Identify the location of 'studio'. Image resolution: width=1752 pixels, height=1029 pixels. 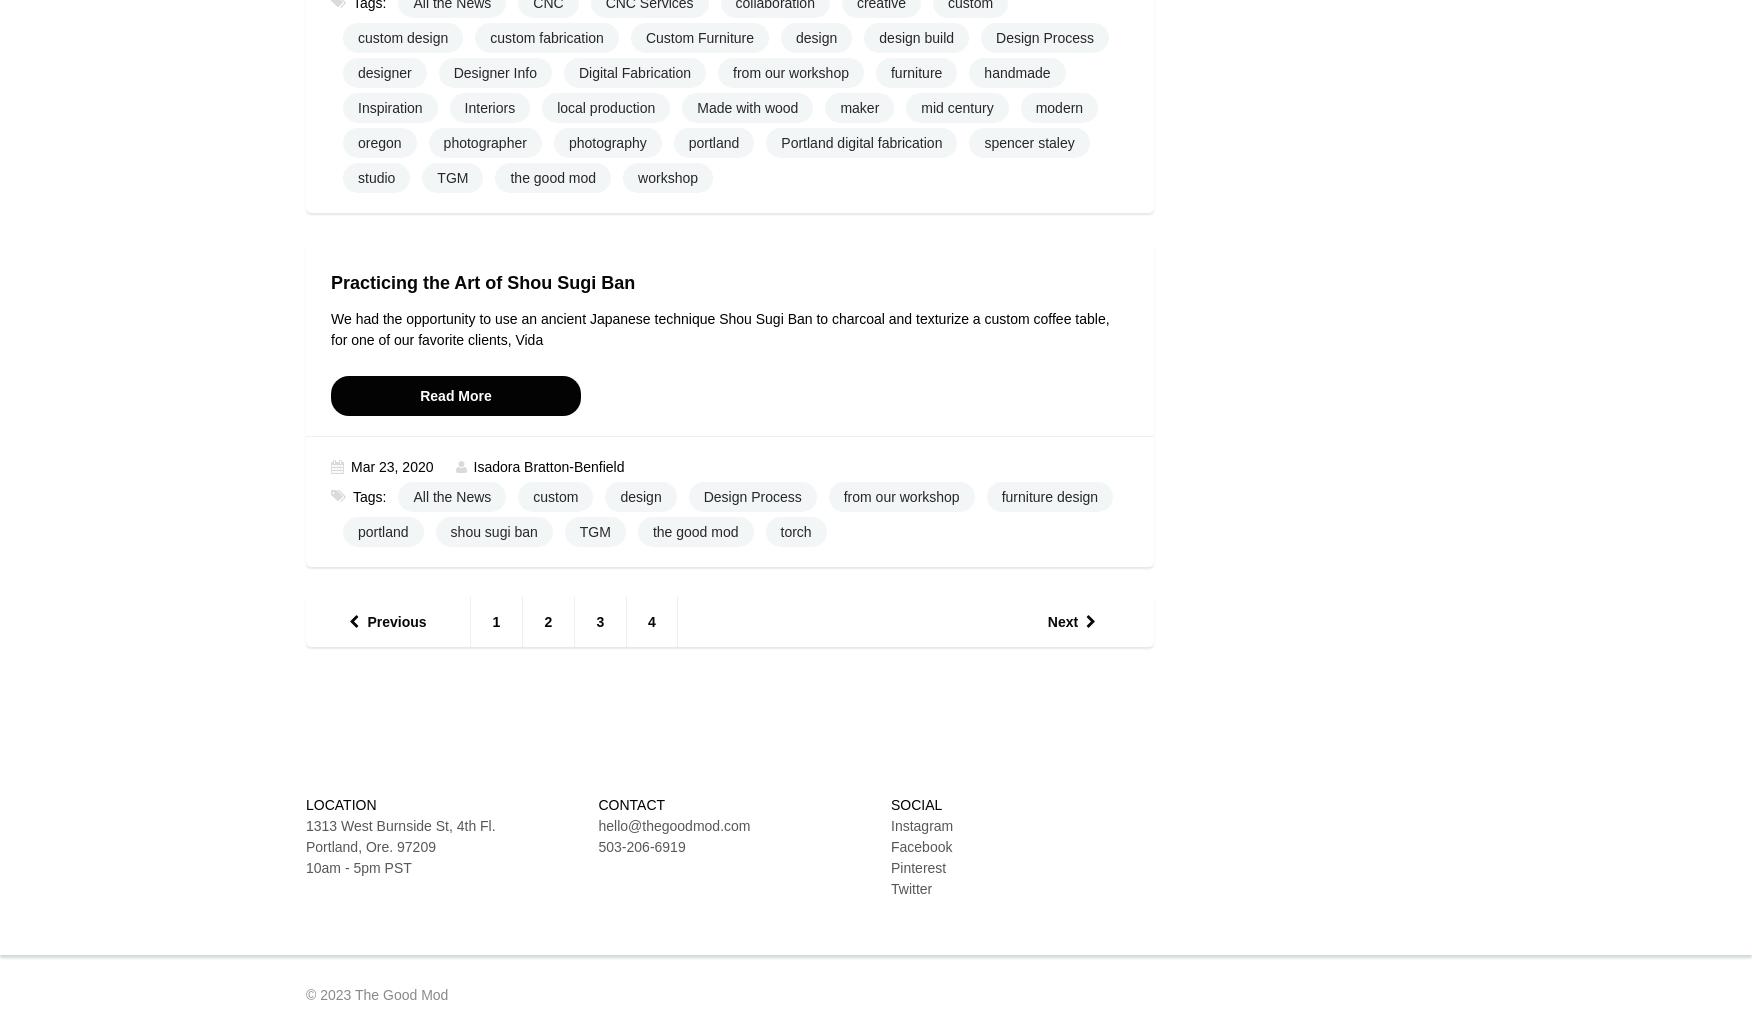
(375, 178).